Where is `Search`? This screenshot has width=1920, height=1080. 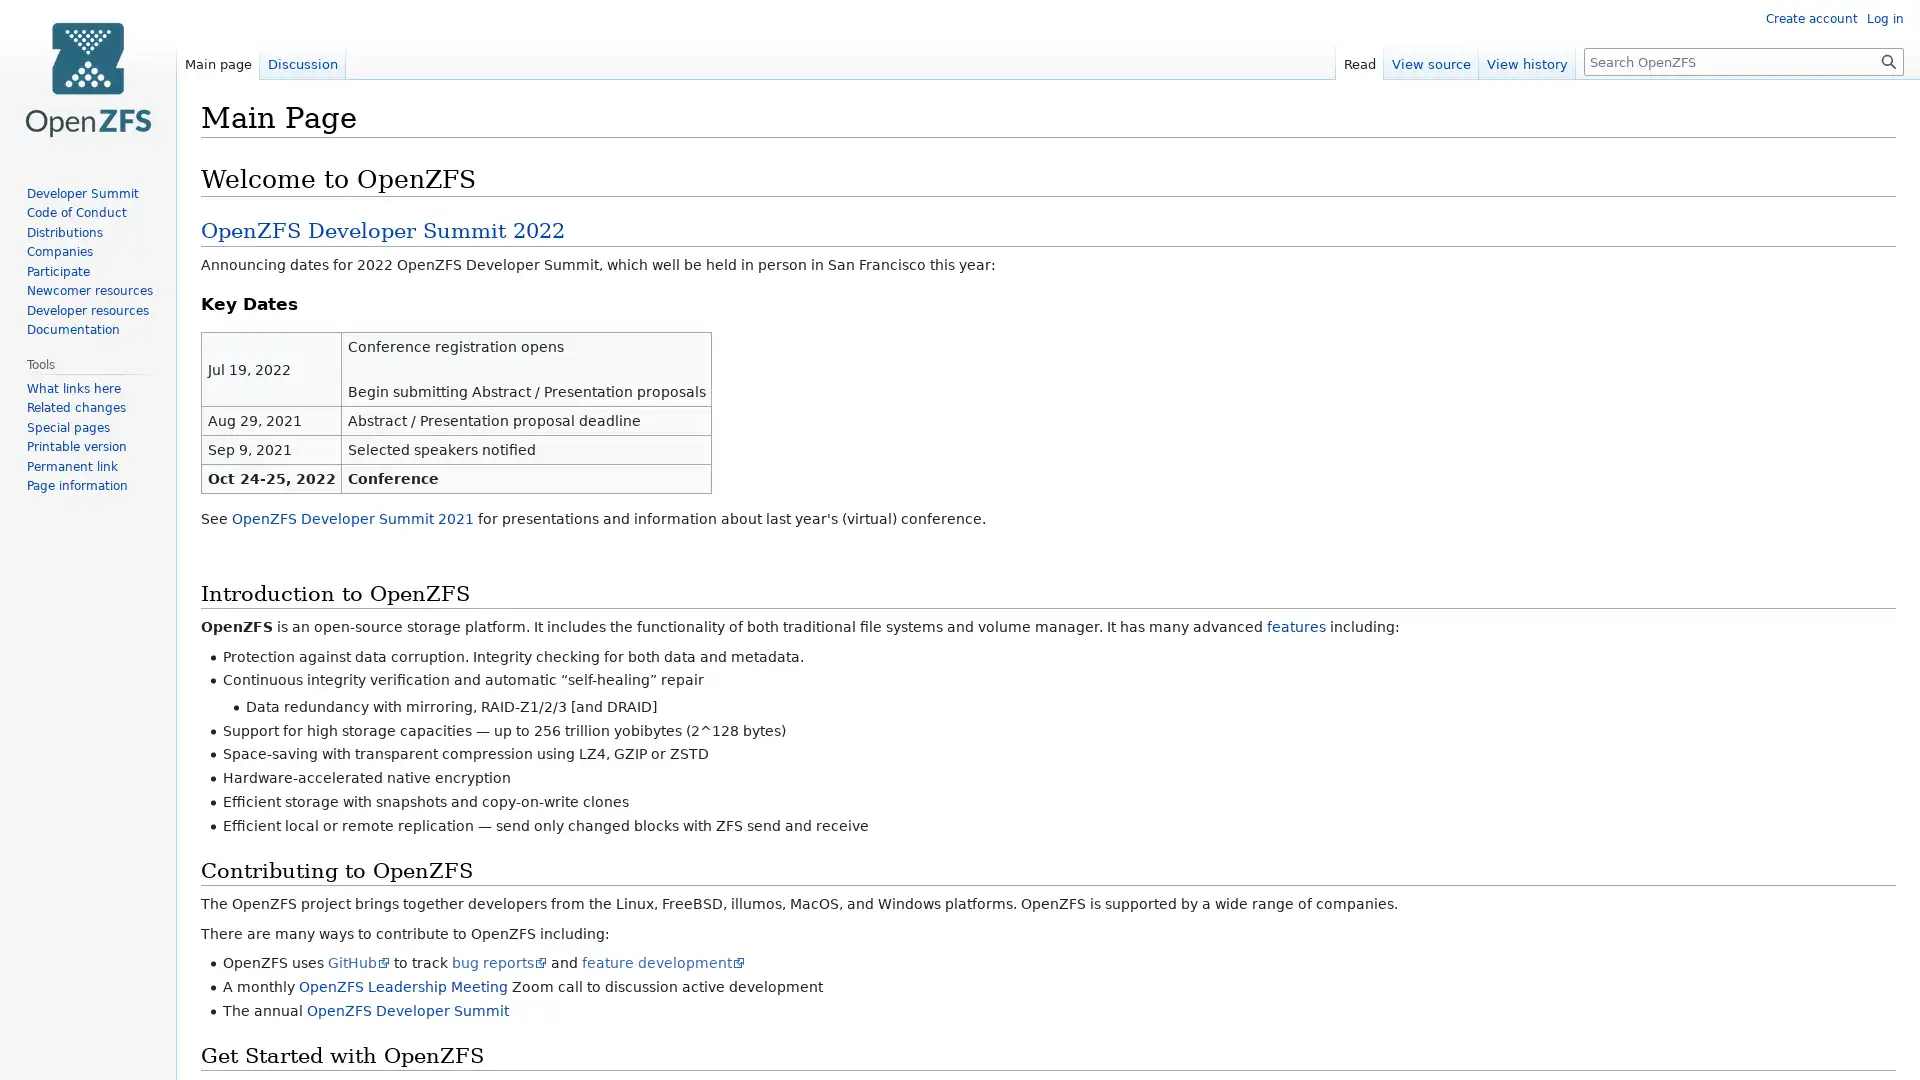
Search is located at coordinates (1888, 60).